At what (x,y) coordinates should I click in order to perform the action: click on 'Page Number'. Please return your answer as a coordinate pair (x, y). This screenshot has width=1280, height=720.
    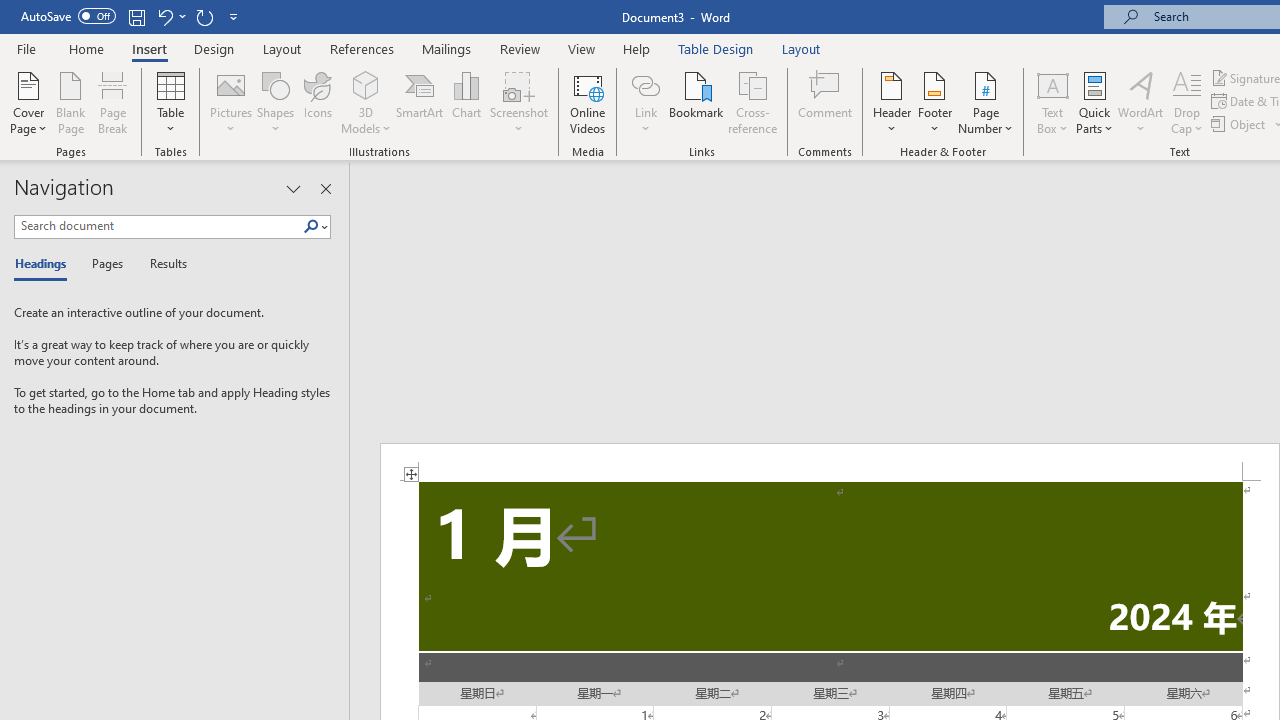
    Looking at the image, I should click on (986, 103).